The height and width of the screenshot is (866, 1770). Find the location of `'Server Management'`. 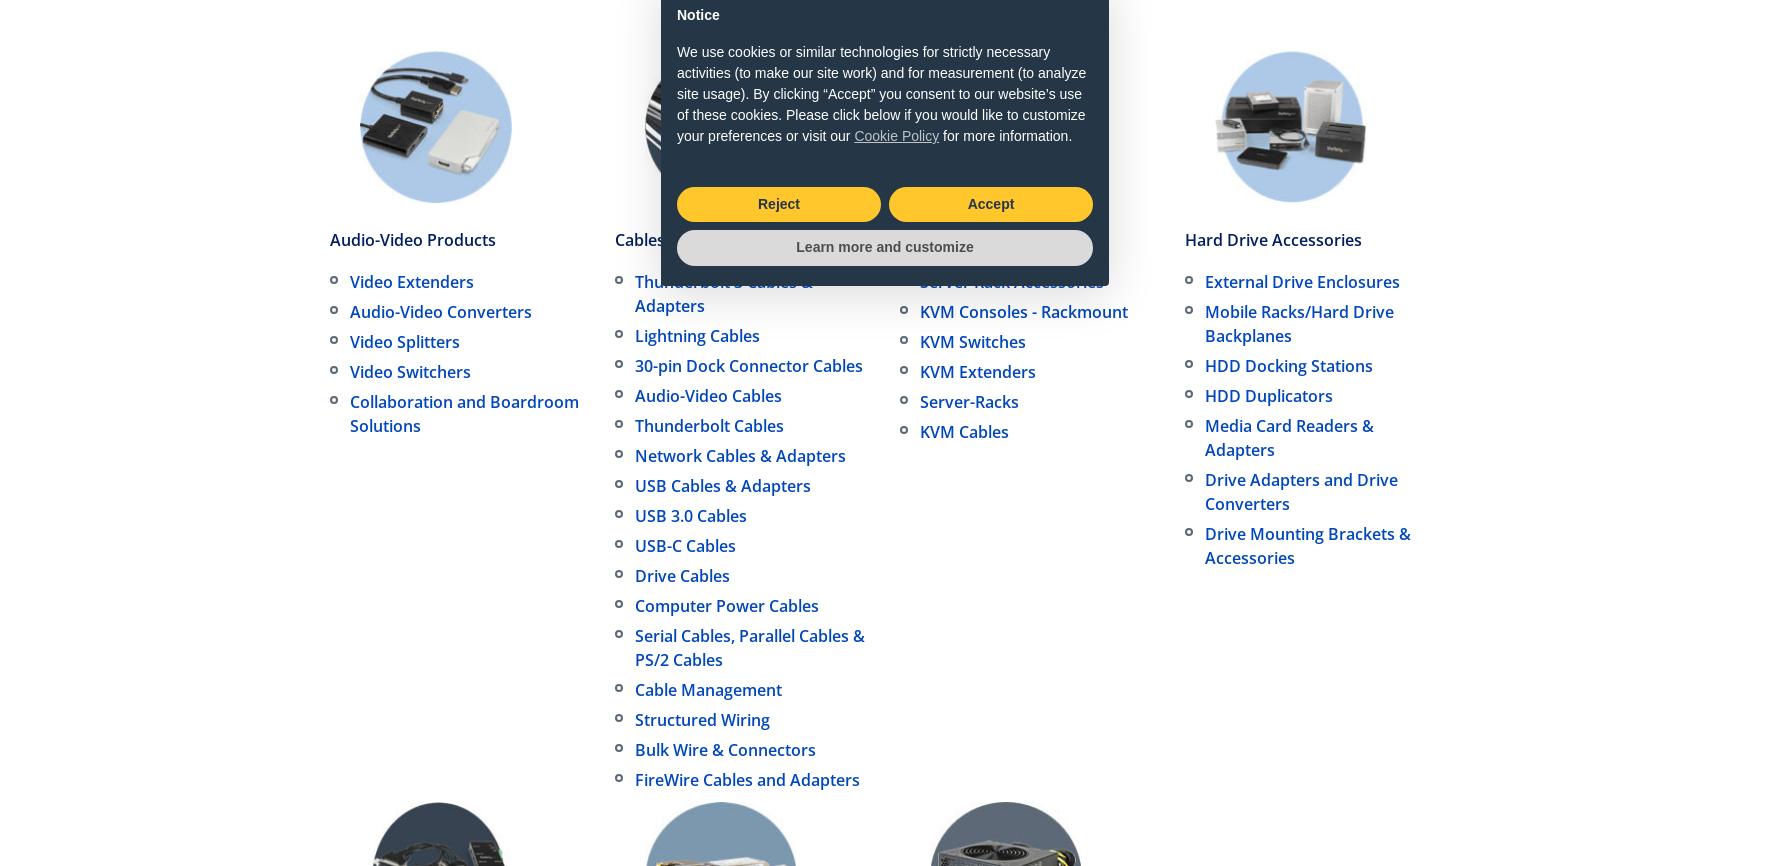

'Server Management' is located at coordinates (976, 238).